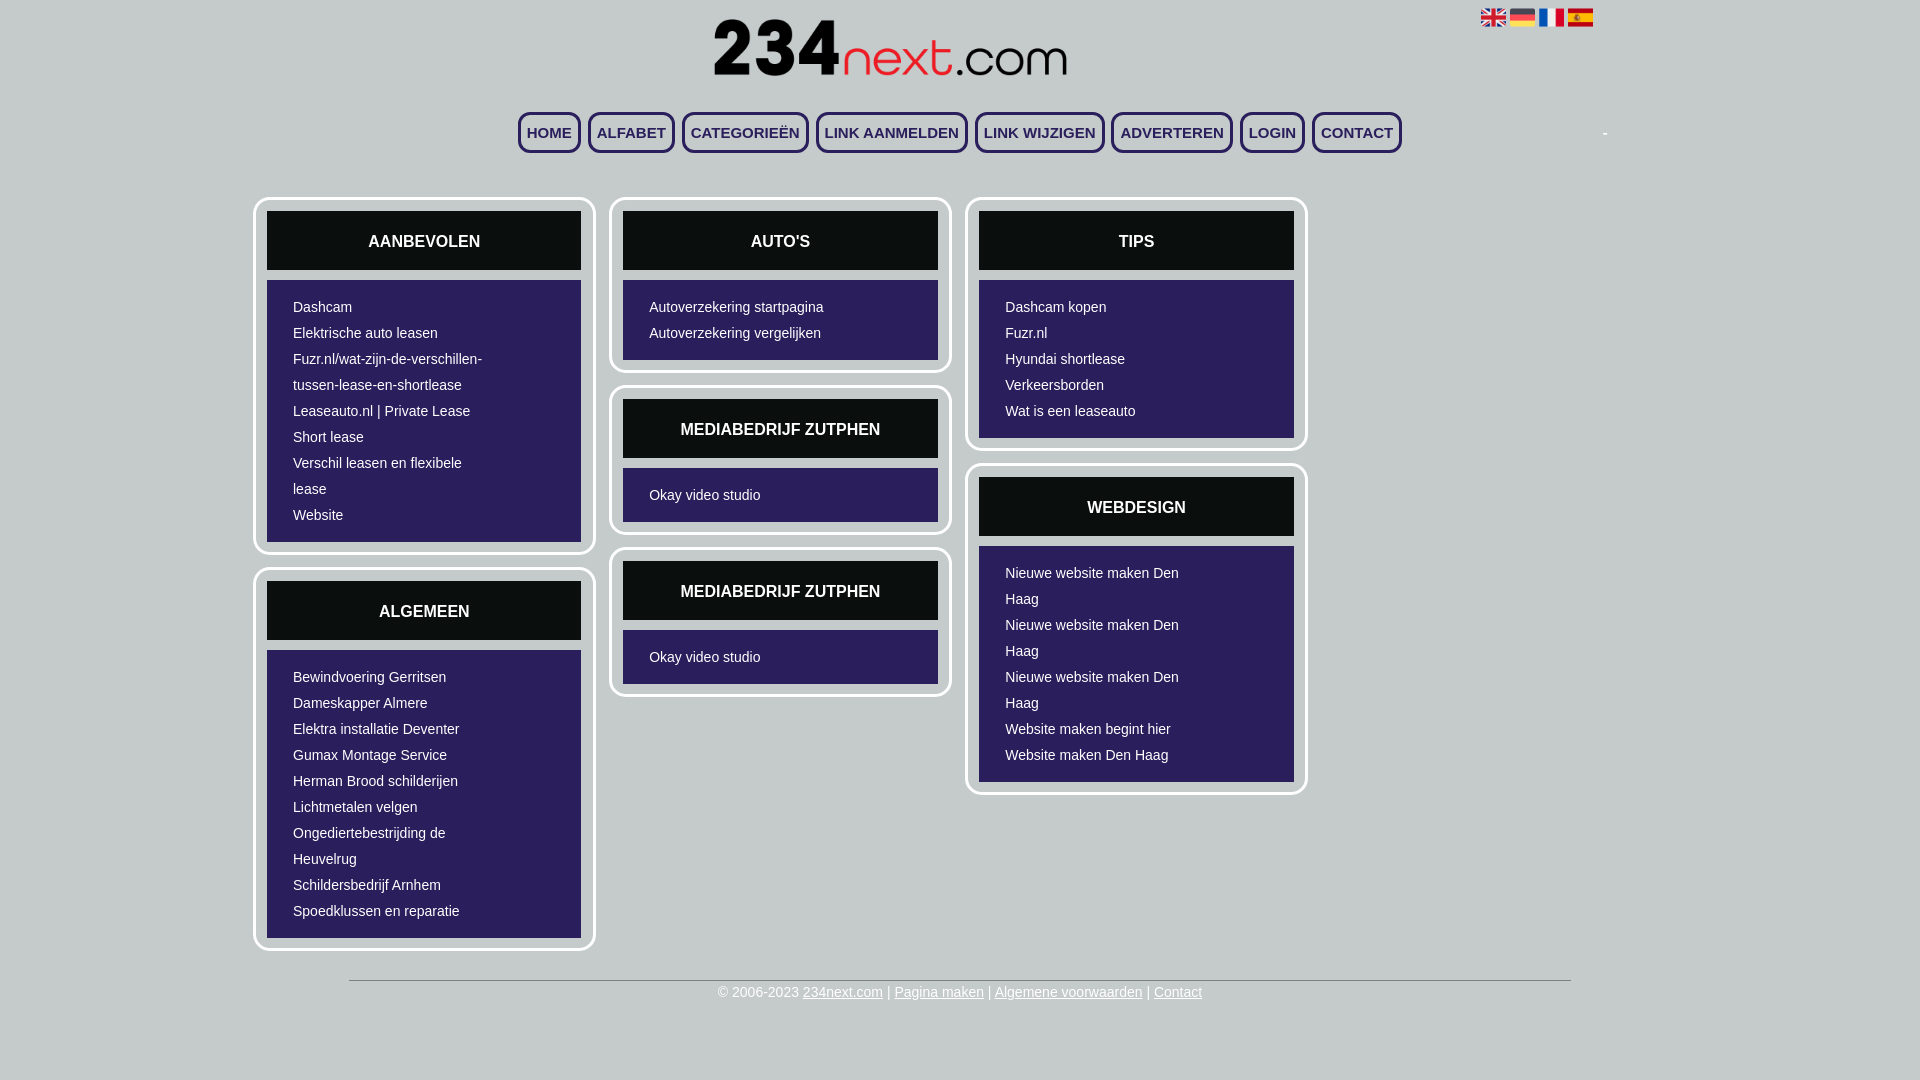  What do you see at coordinates (286, 475) in the screenshot?
I see `'Verschil leasen en flexibele lease'` at bounding box center [286, 475].